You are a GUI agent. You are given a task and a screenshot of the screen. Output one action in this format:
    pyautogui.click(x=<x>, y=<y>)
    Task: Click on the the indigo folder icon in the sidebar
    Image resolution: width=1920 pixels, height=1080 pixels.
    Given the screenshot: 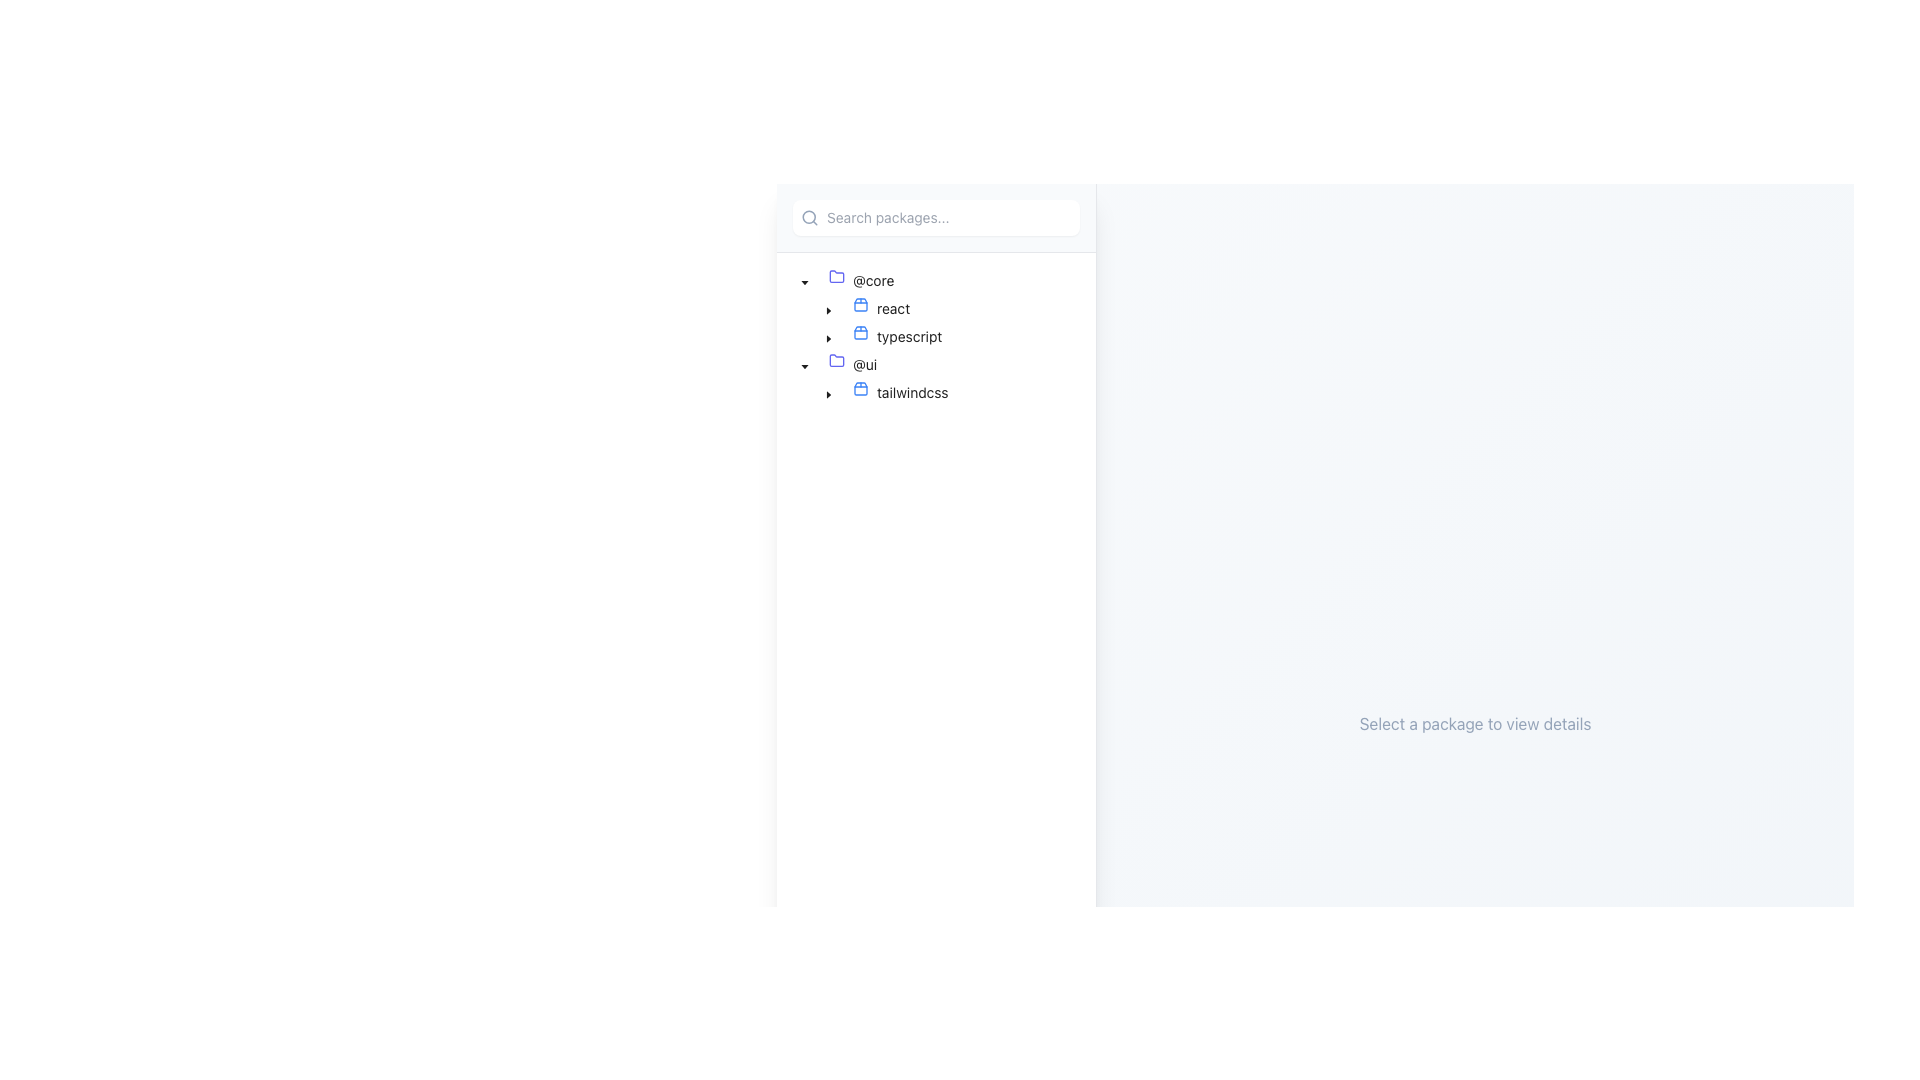 What is the action you would take?
    pyautogui.click(x=836, y=361)
    